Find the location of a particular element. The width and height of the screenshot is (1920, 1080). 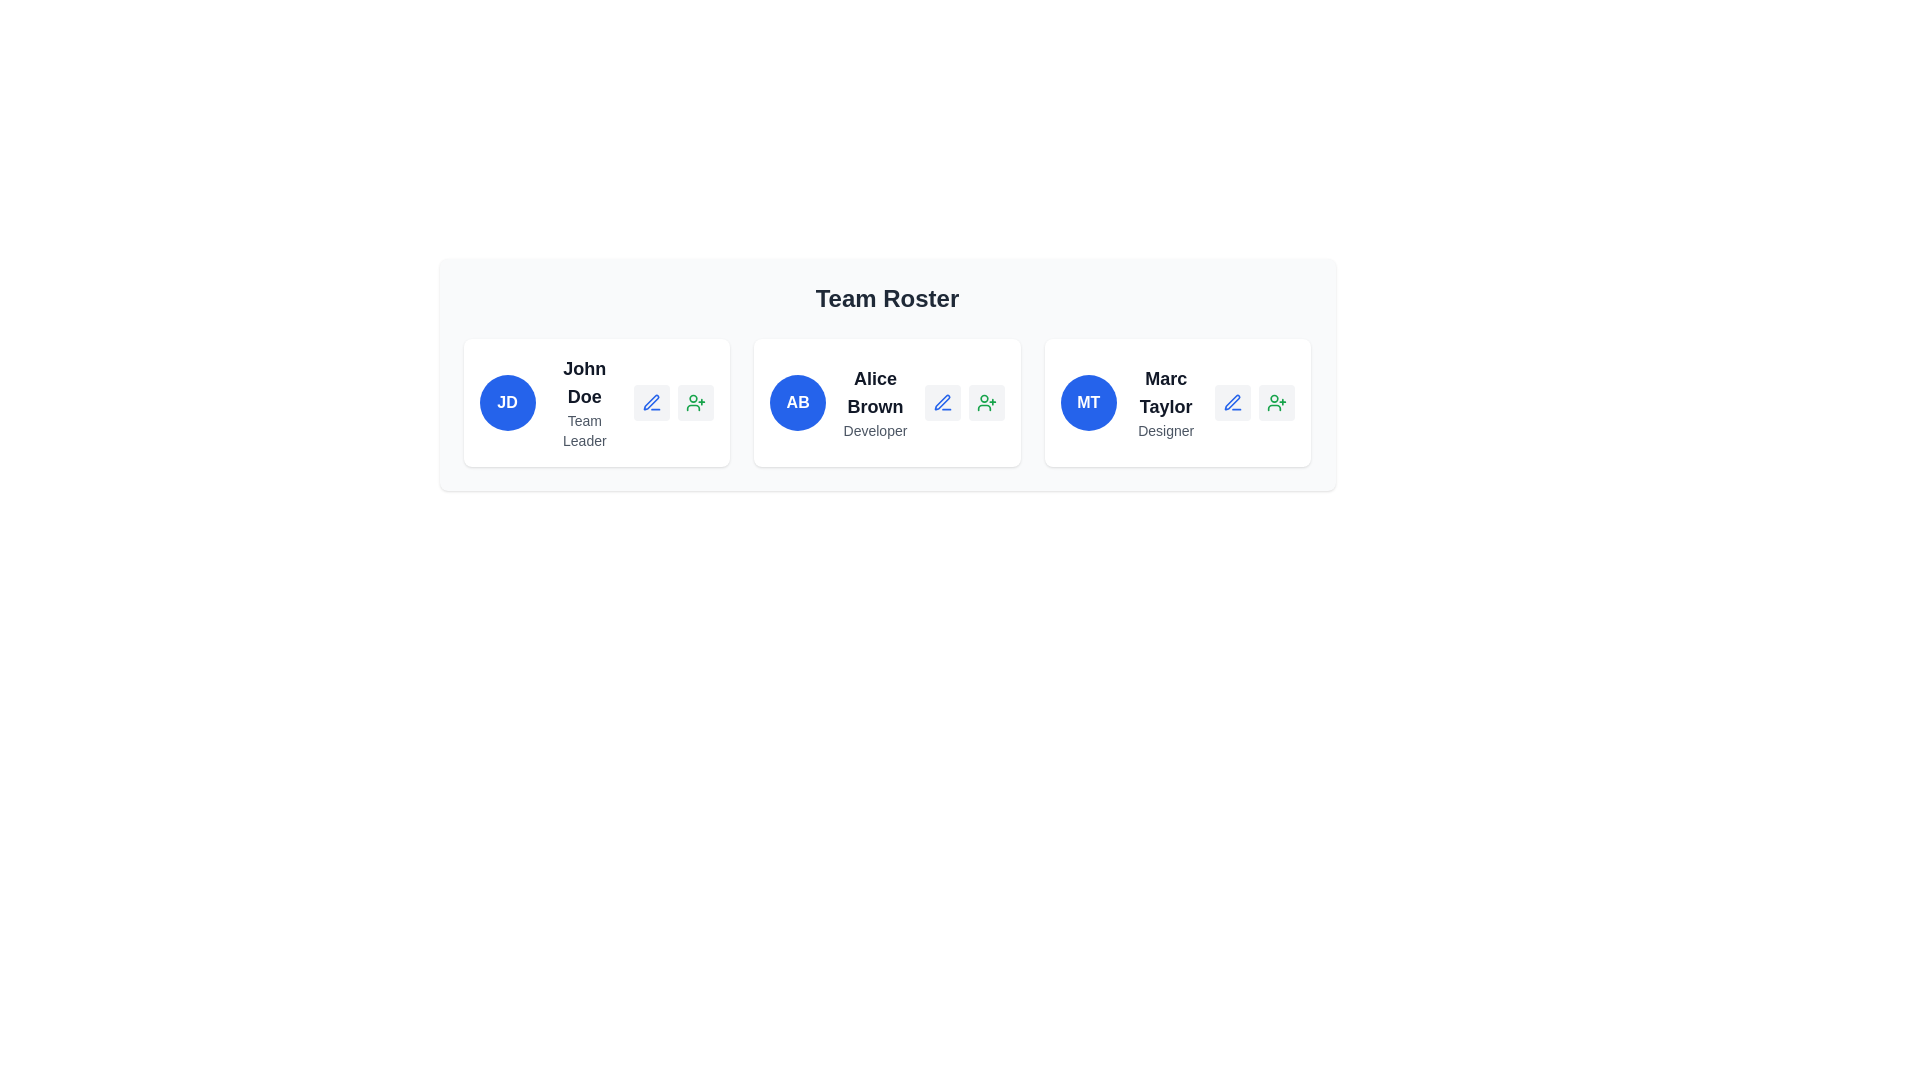

the button that allows users to edit details related to 'Marc Taylor', located within the card to the left of a green icon in the bottom-right corner is located at coordinates (1232, 402).